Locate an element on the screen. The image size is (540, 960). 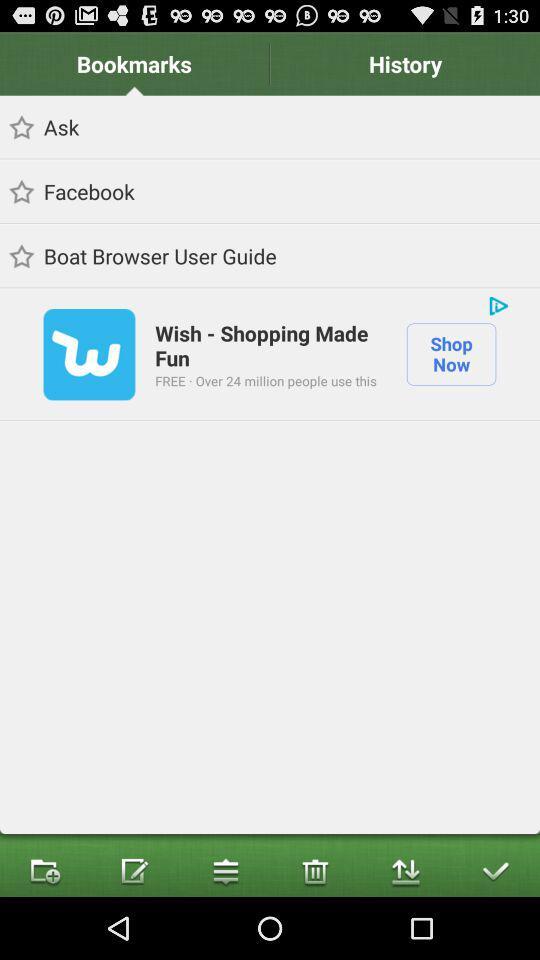
the folder icon is located at coordinates (44, 931).